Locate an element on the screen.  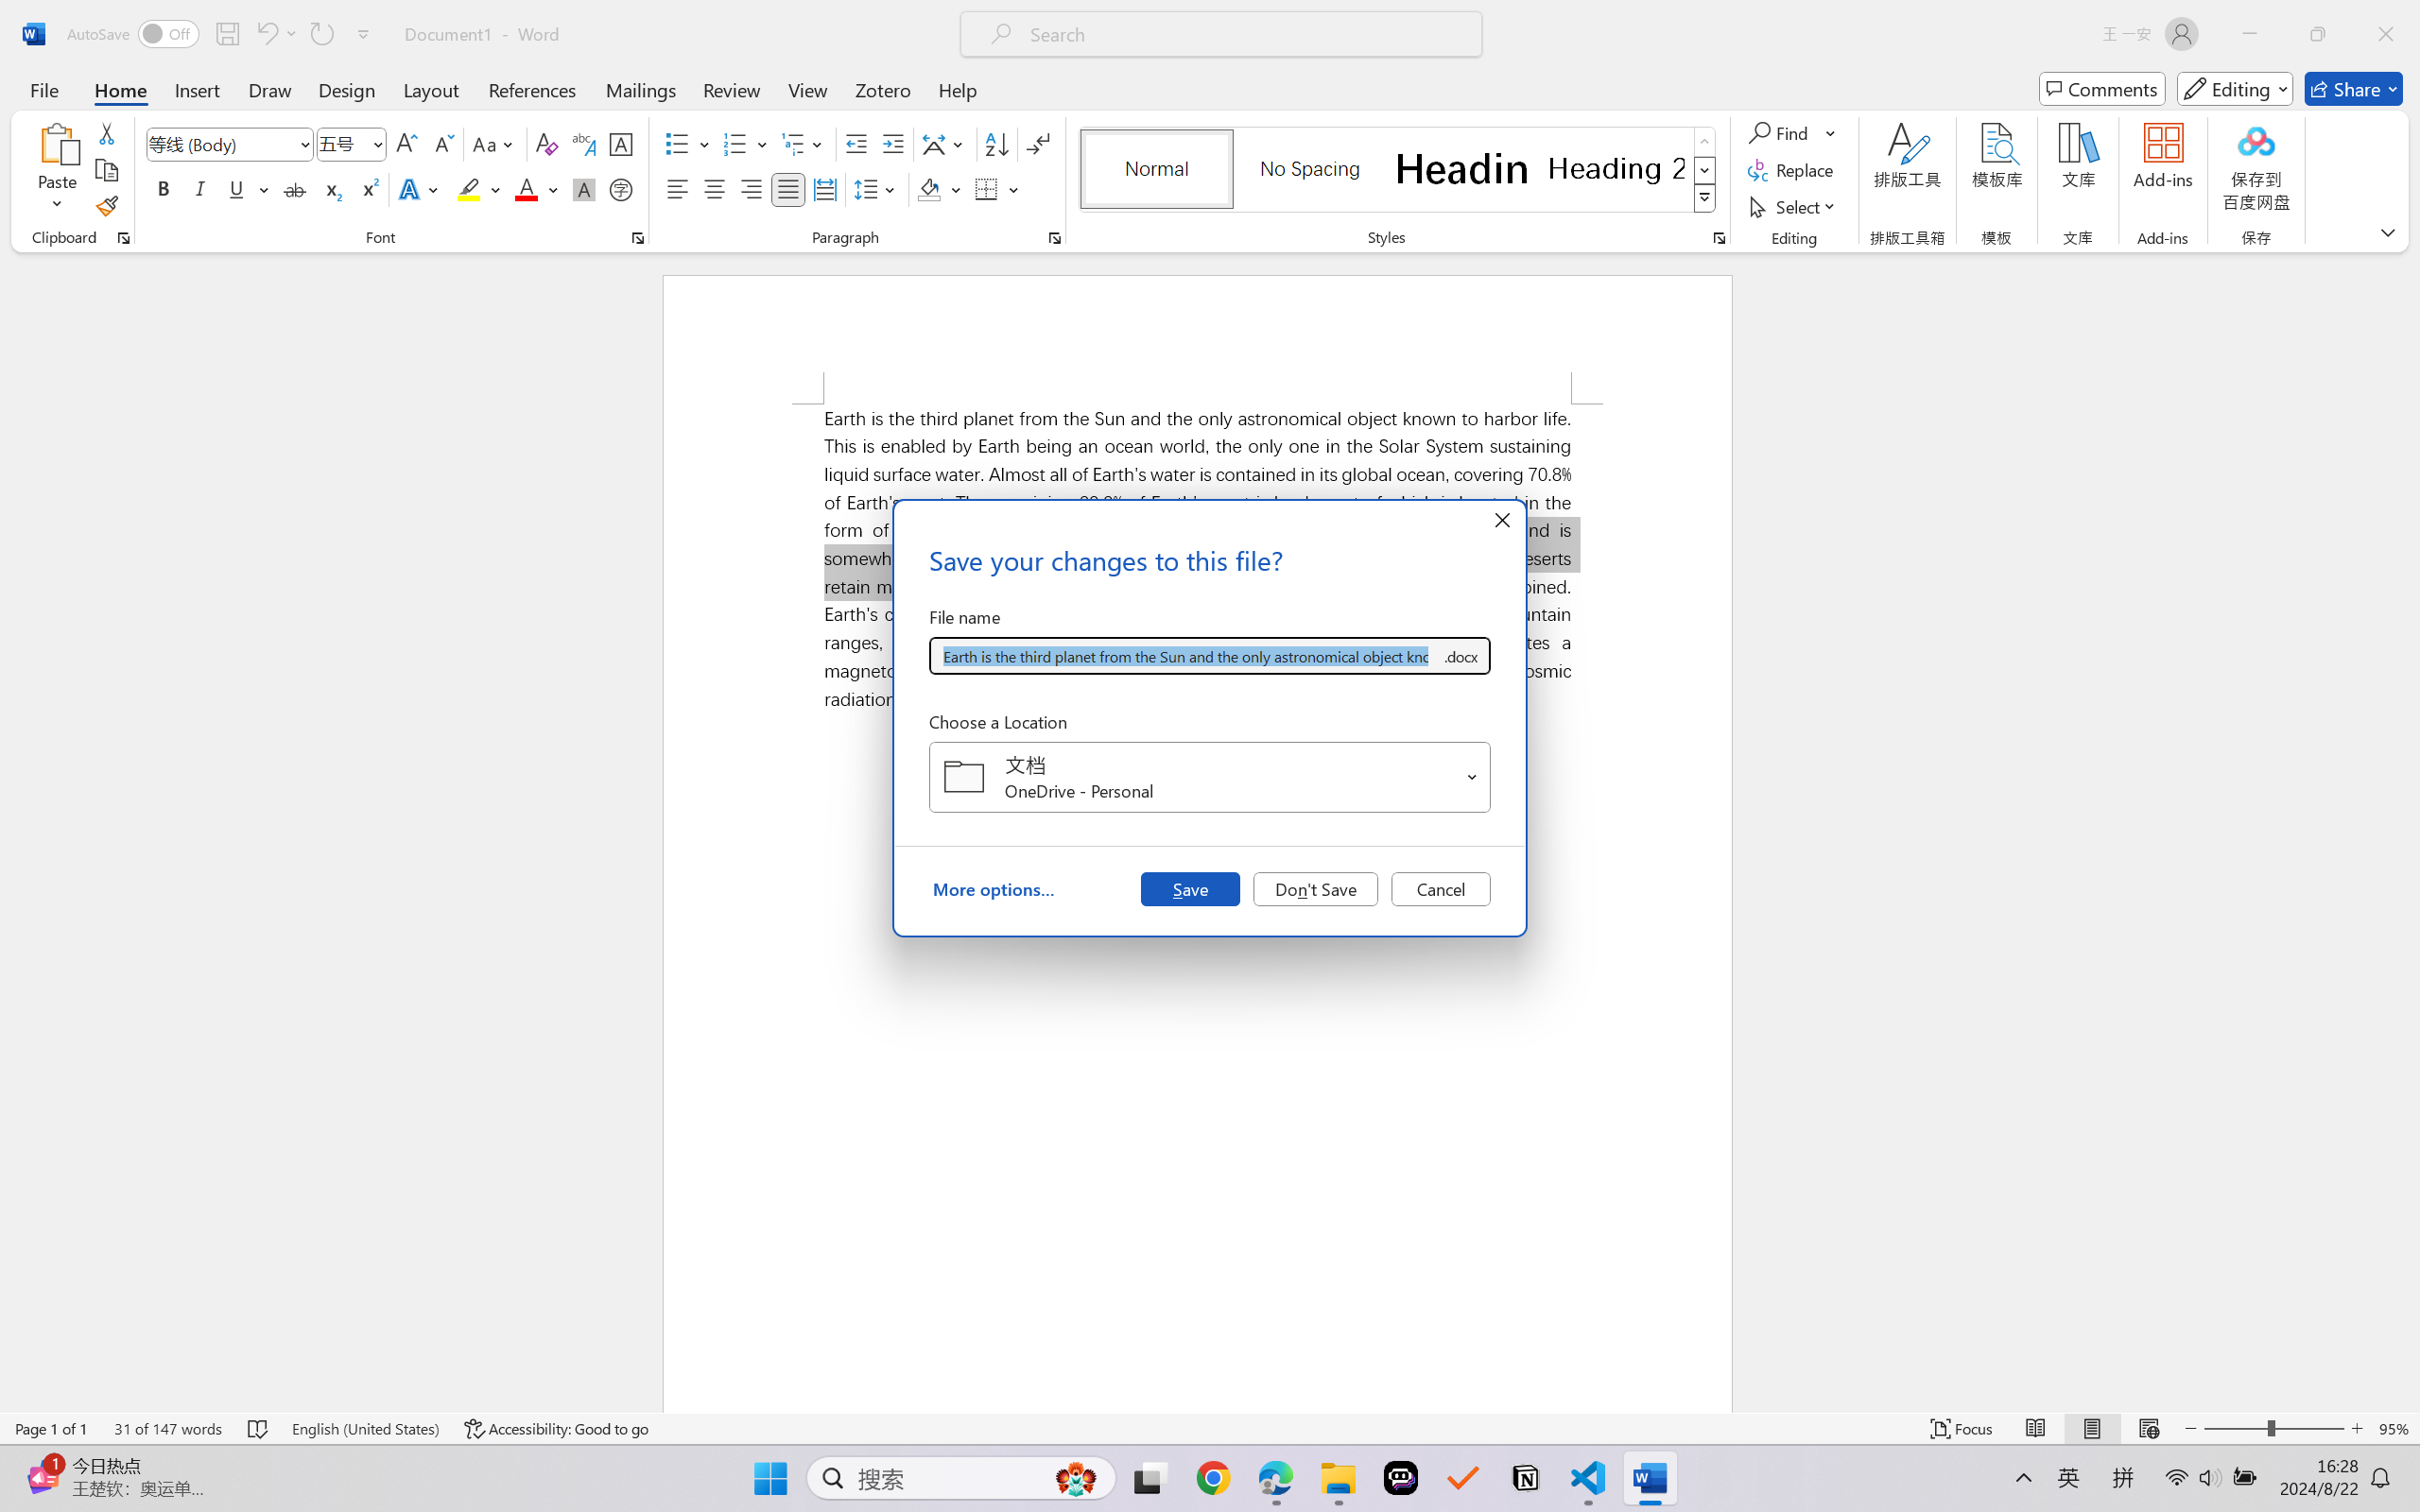
'Center' is located at coordinates (713, 188).